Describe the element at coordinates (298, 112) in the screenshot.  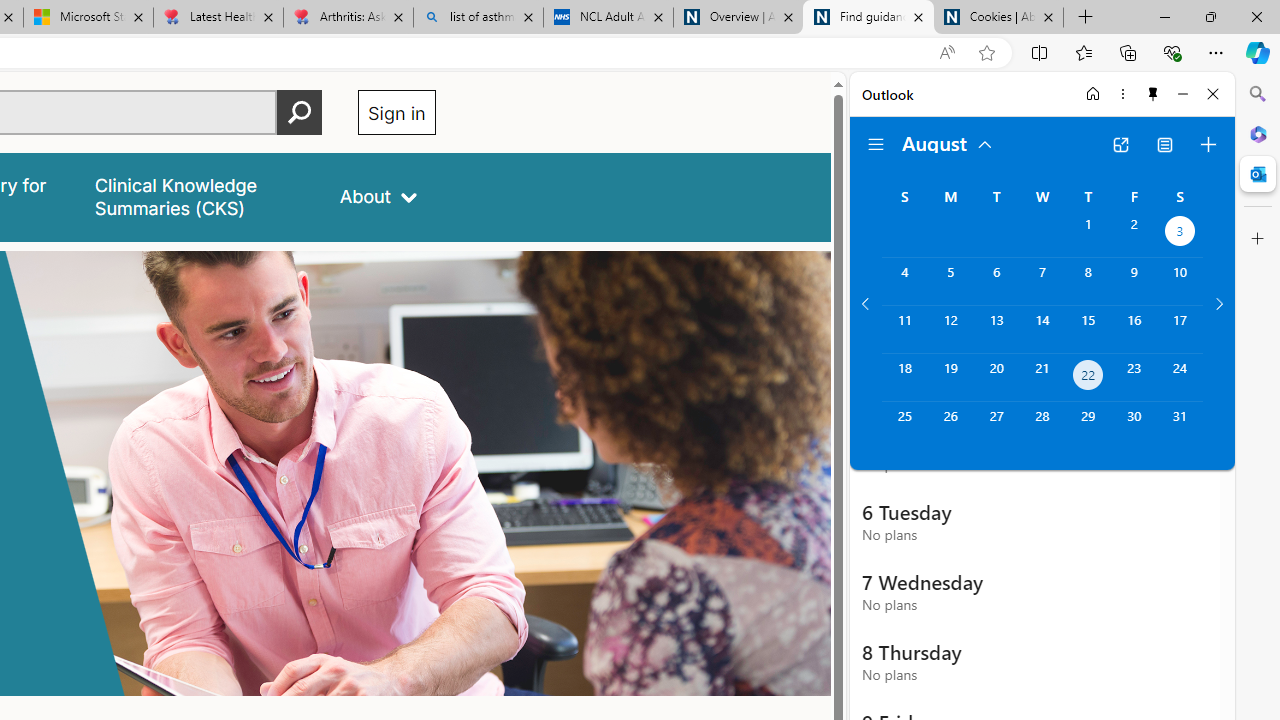
I see `'Perform search'` at that location.